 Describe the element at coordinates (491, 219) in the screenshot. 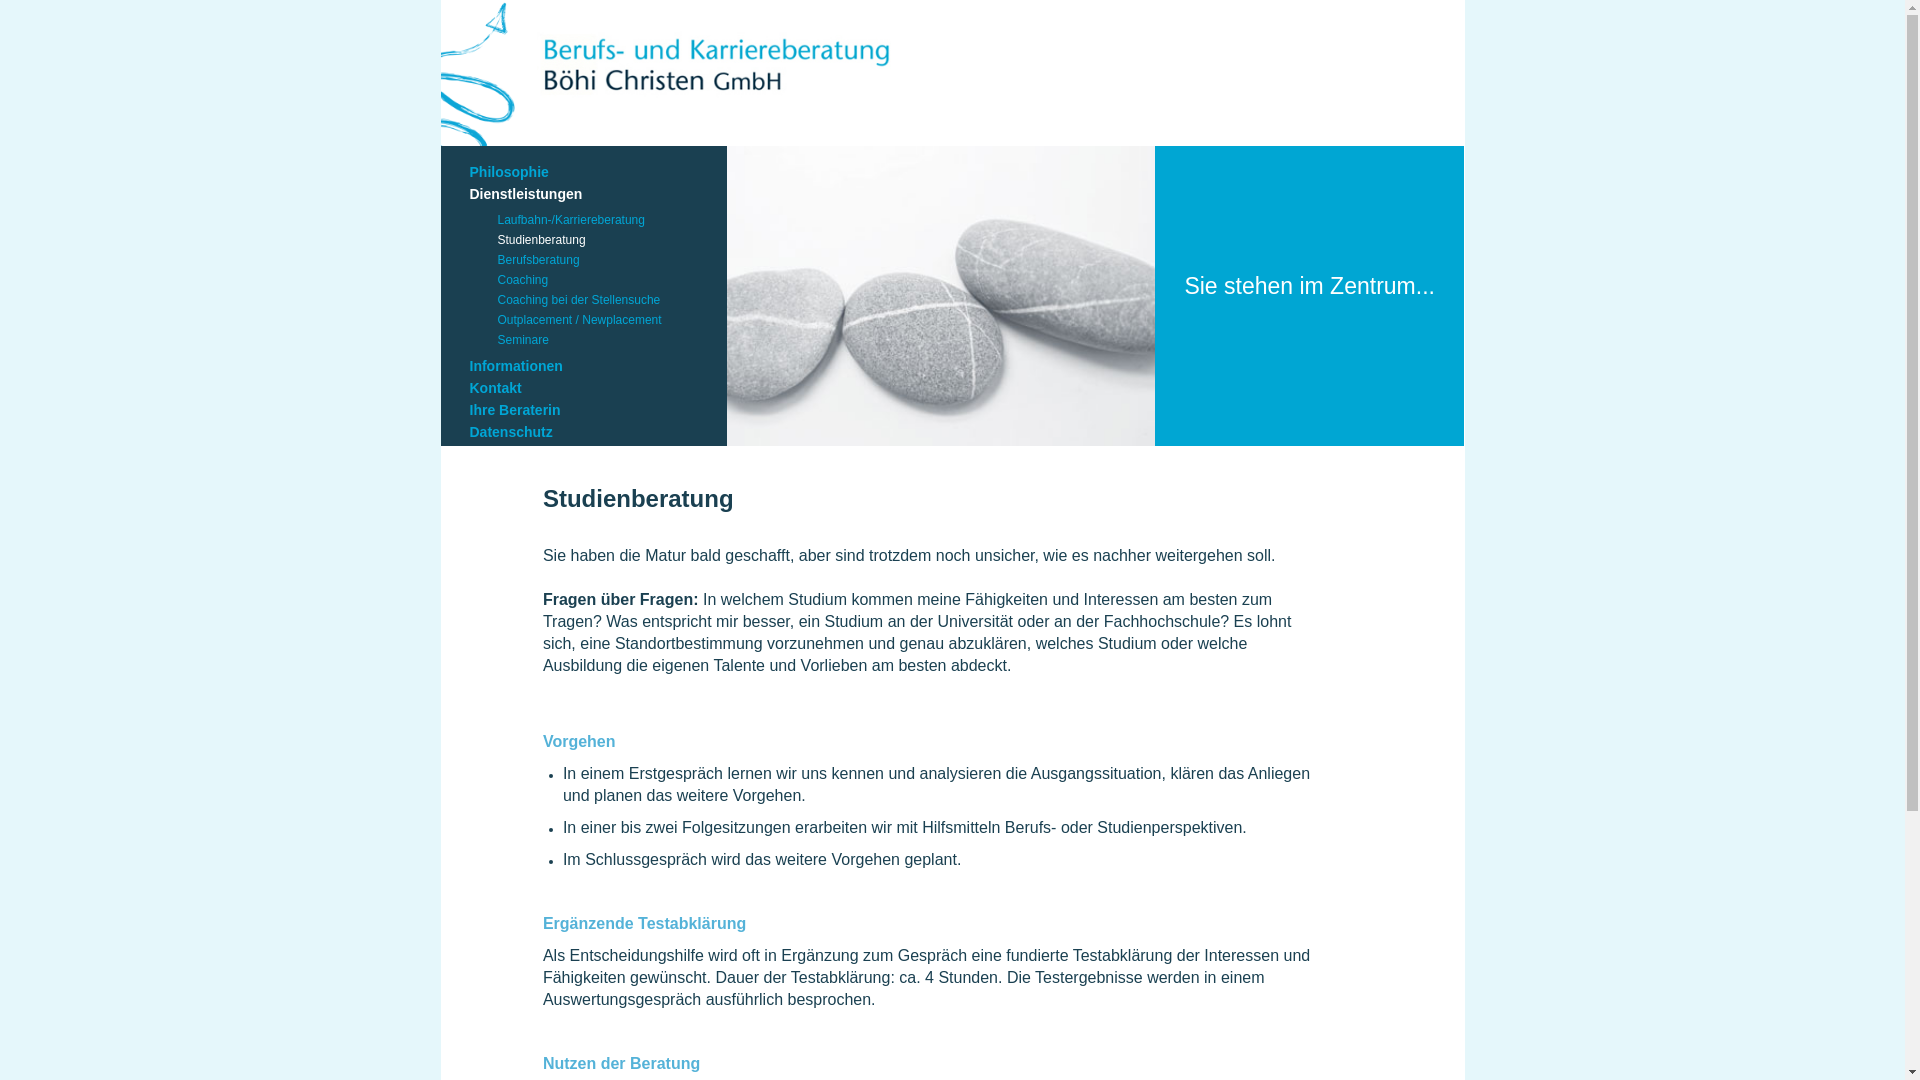

I see `'Laufbahn-/Karriereberatung'` at that location.